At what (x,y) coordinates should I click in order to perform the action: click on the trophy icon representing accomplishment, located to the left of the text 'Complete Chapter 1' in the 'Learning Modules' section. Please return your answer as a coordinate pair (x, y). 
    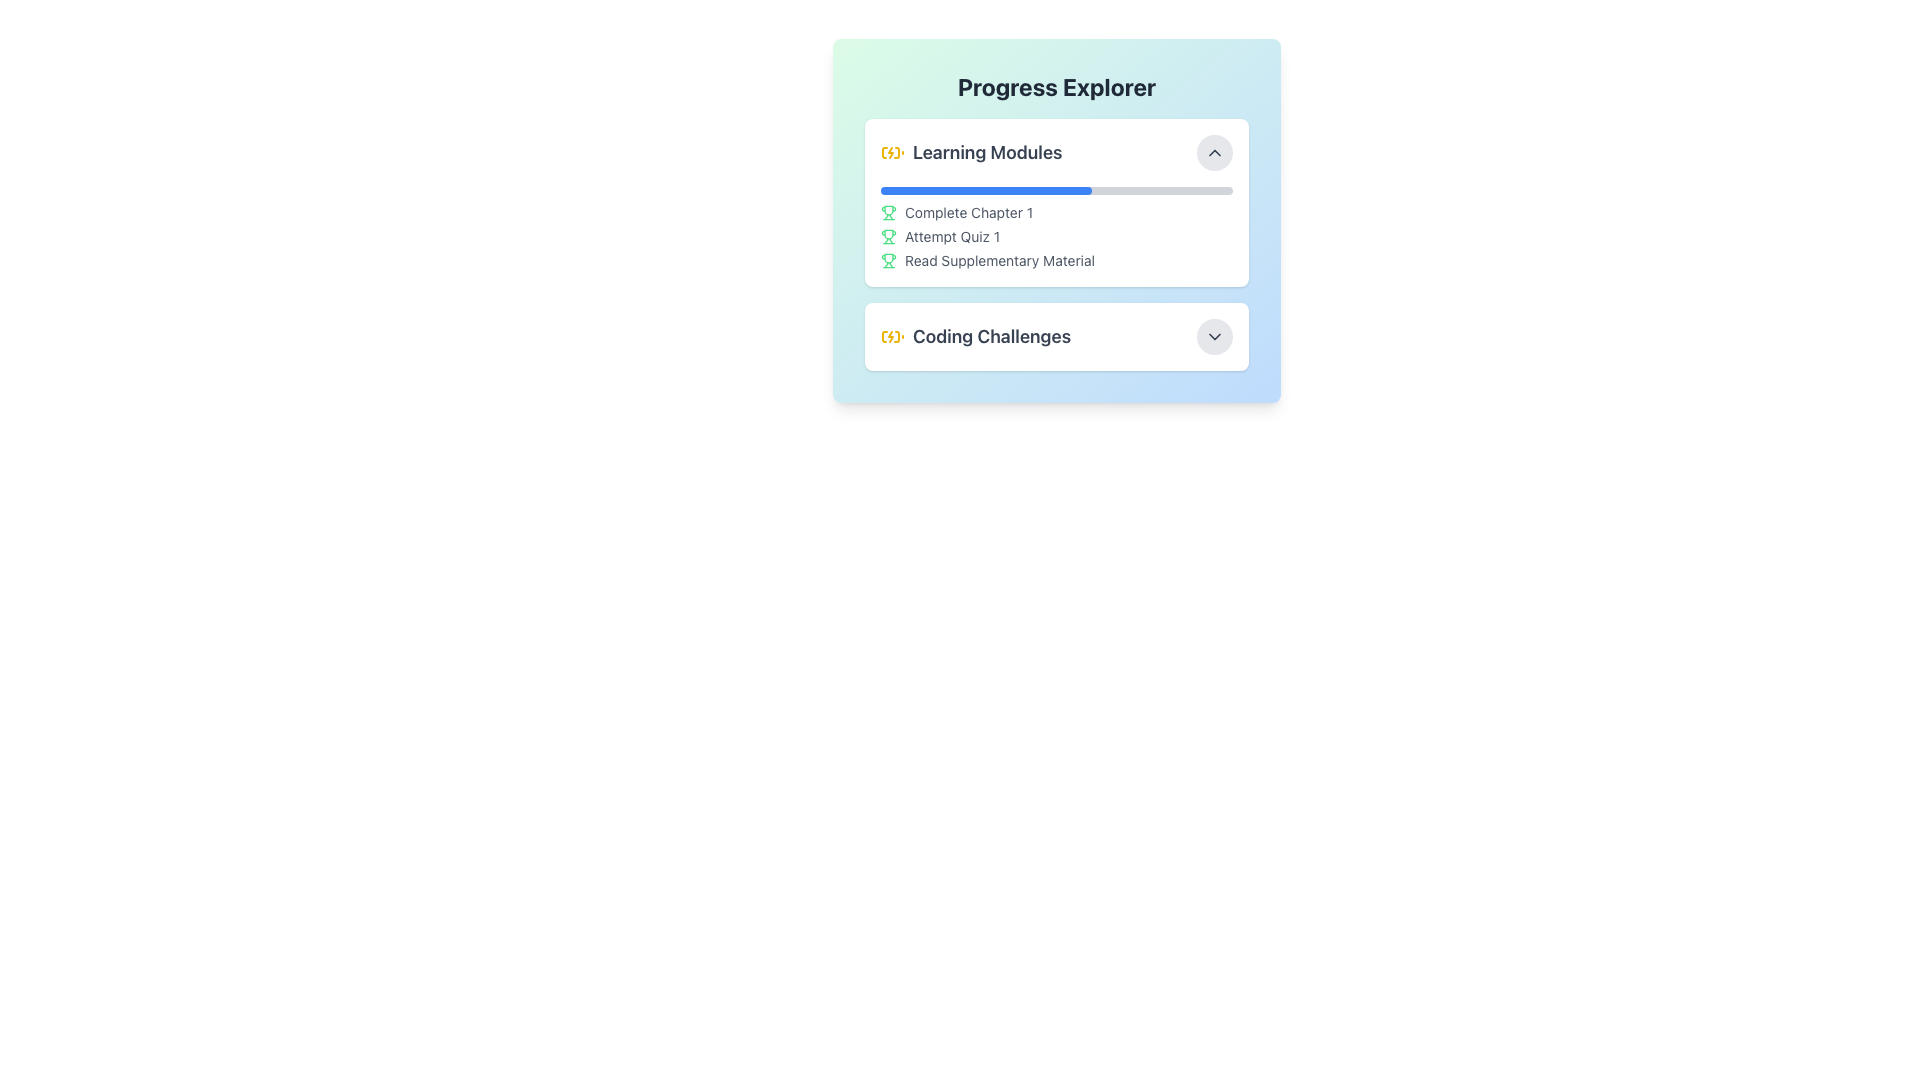
    Looking at the image, I should click on (887, 212).